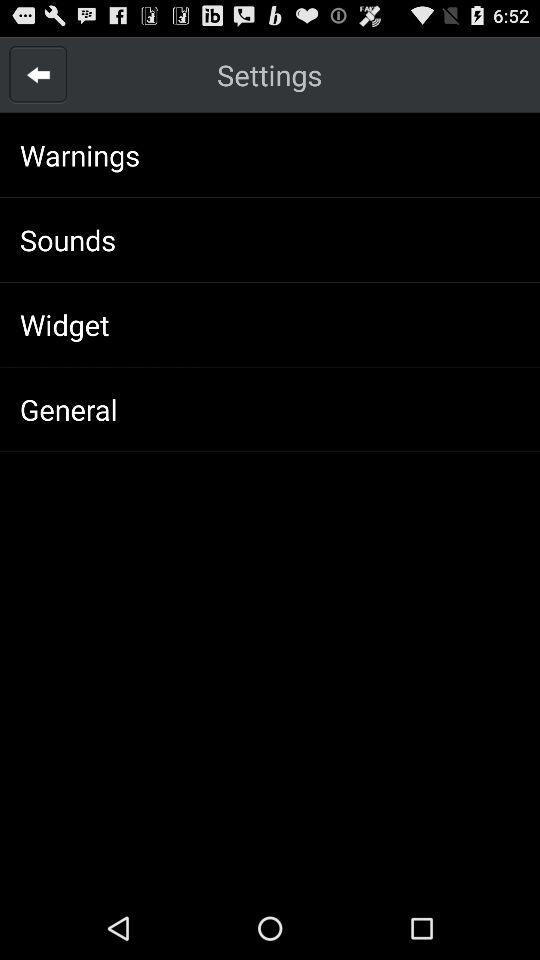 This screenshot has width=540, height=960. I want to click on the widget icon, so click(64, 324).